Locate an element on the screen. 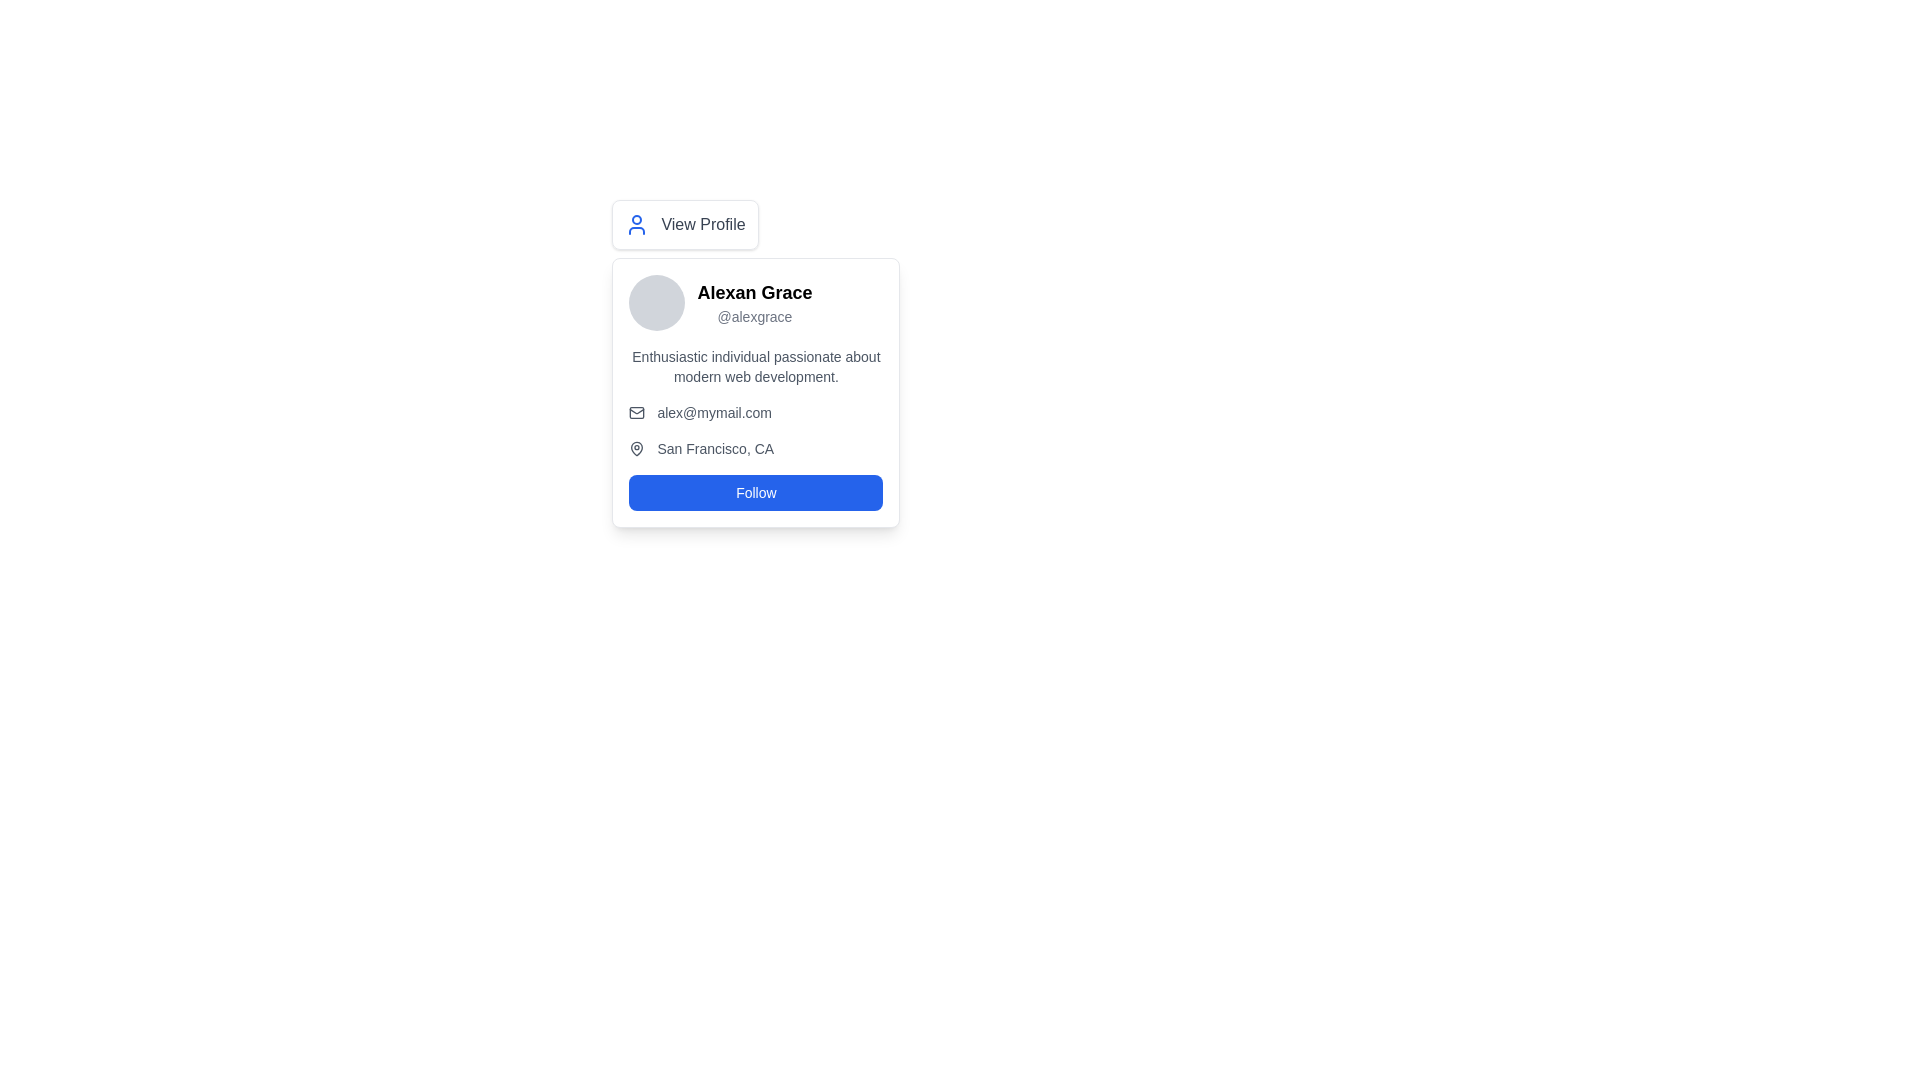 The width and height of the screenshot is (1920, 1080). the small blue user profile icon, which is an outline of a person, located on the left side of the component containing the text 'View Profile' is located at coordinates (636, 224).